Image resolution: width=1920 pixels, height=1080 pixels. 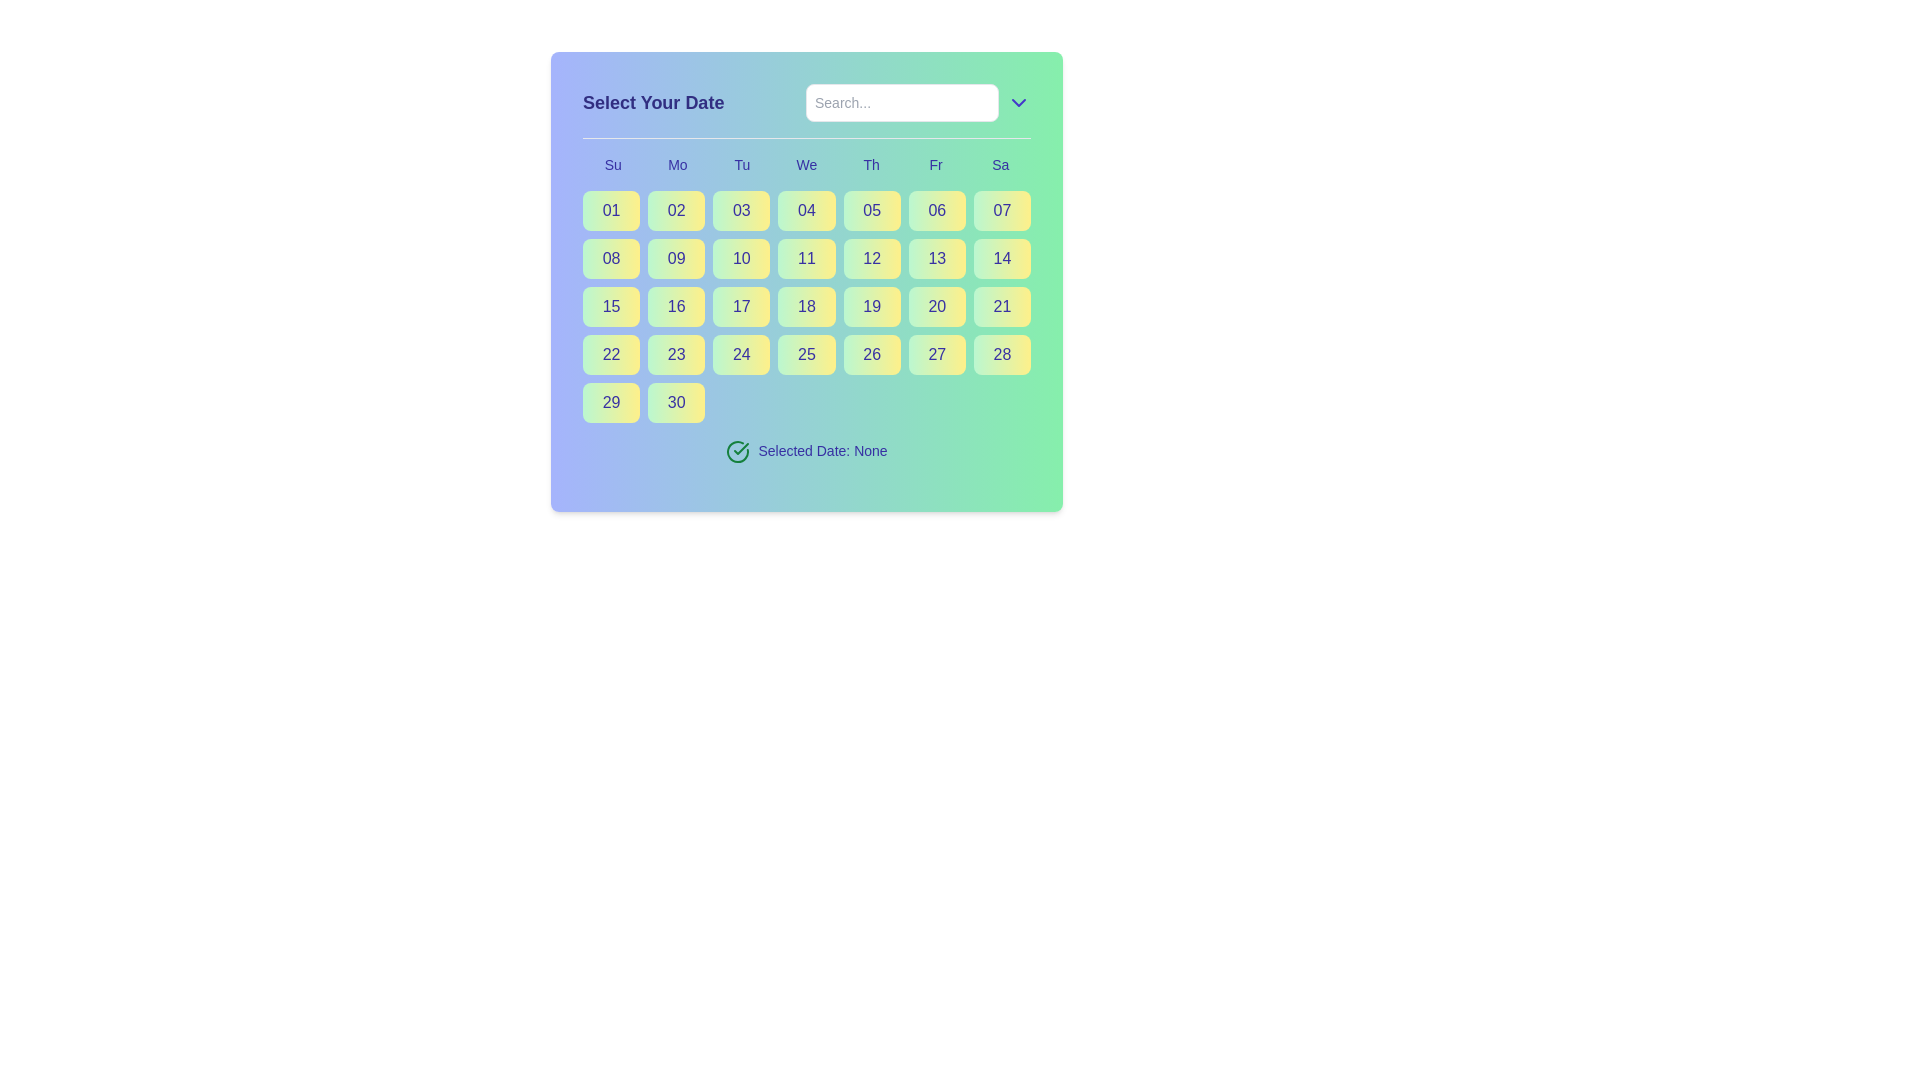 I want to click on the 'Sa' text label in the calendar view, which indicates the Saturday column and is positioned at the end of the weekday abbreviation row, so click(x=1000, y=164).